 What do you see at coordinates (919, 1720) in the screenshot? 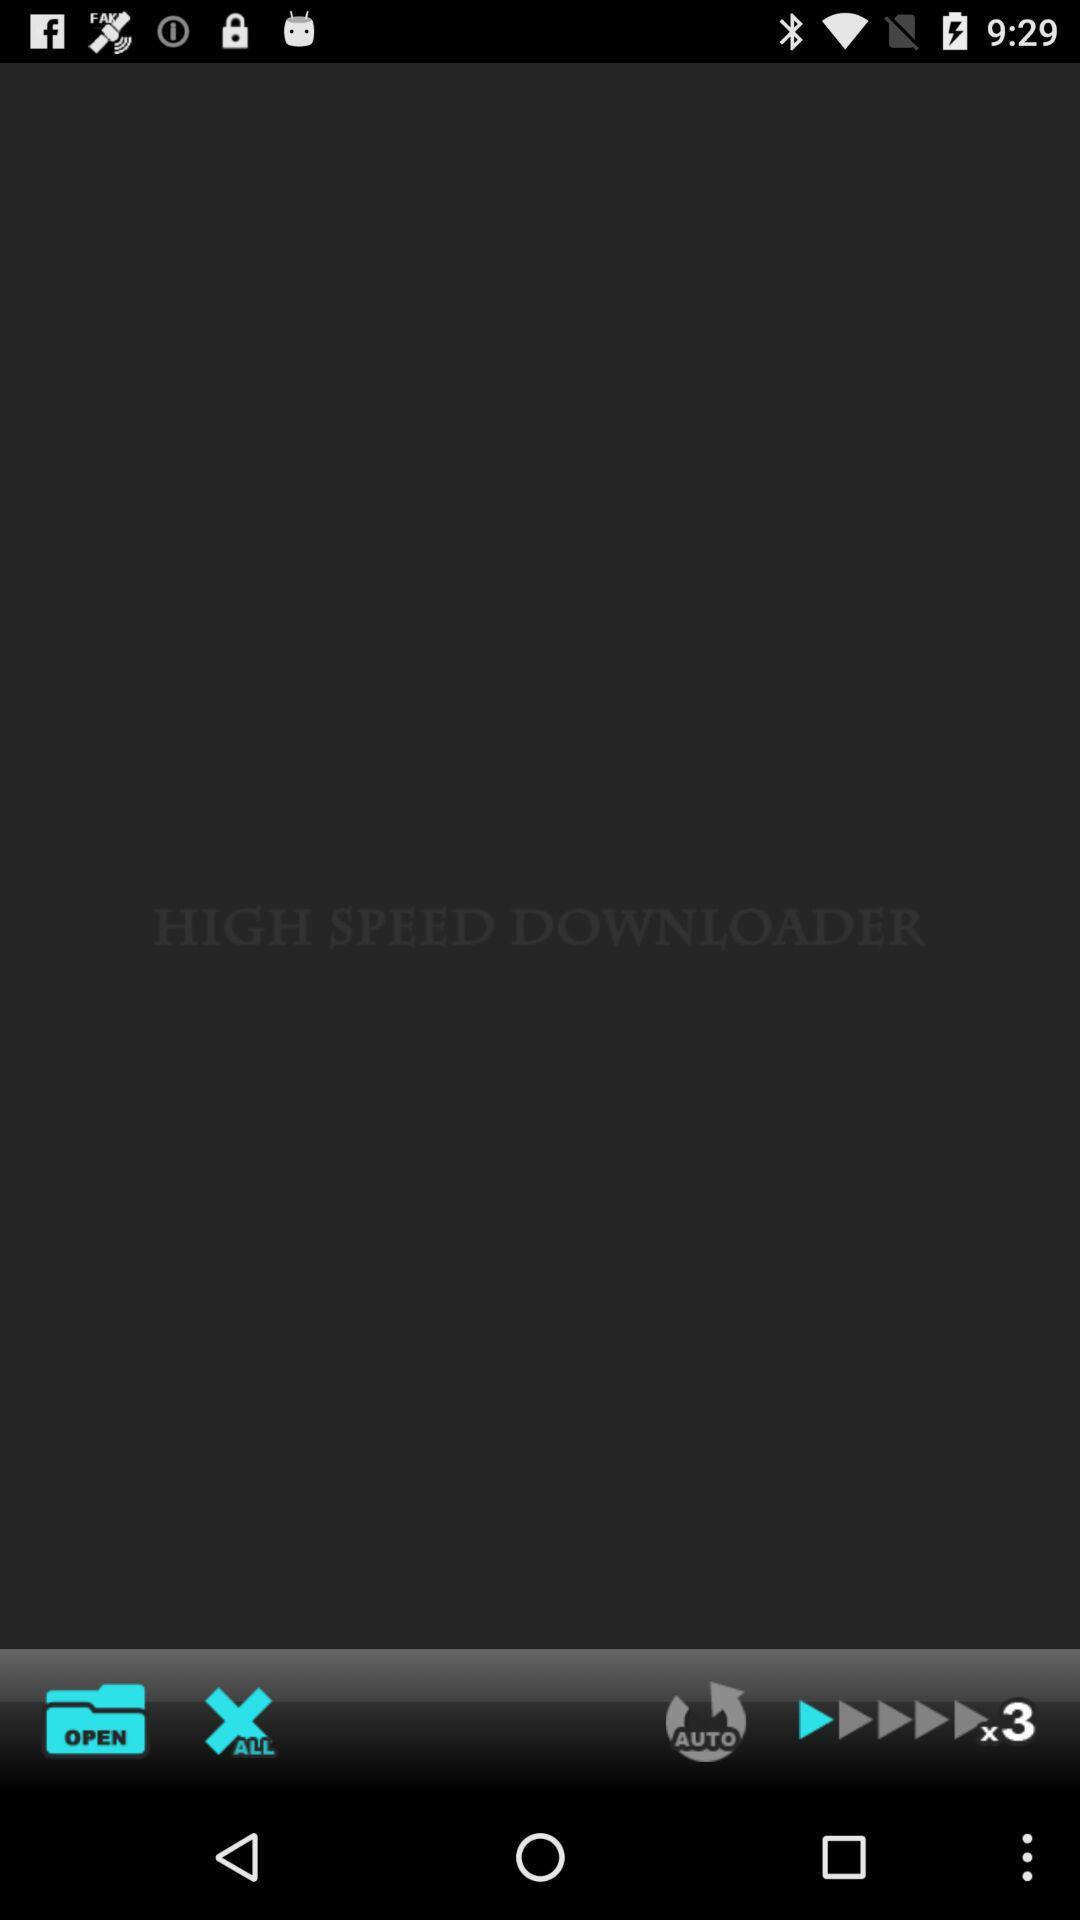
I see `forward one more` at bounding box center [919, 1720].